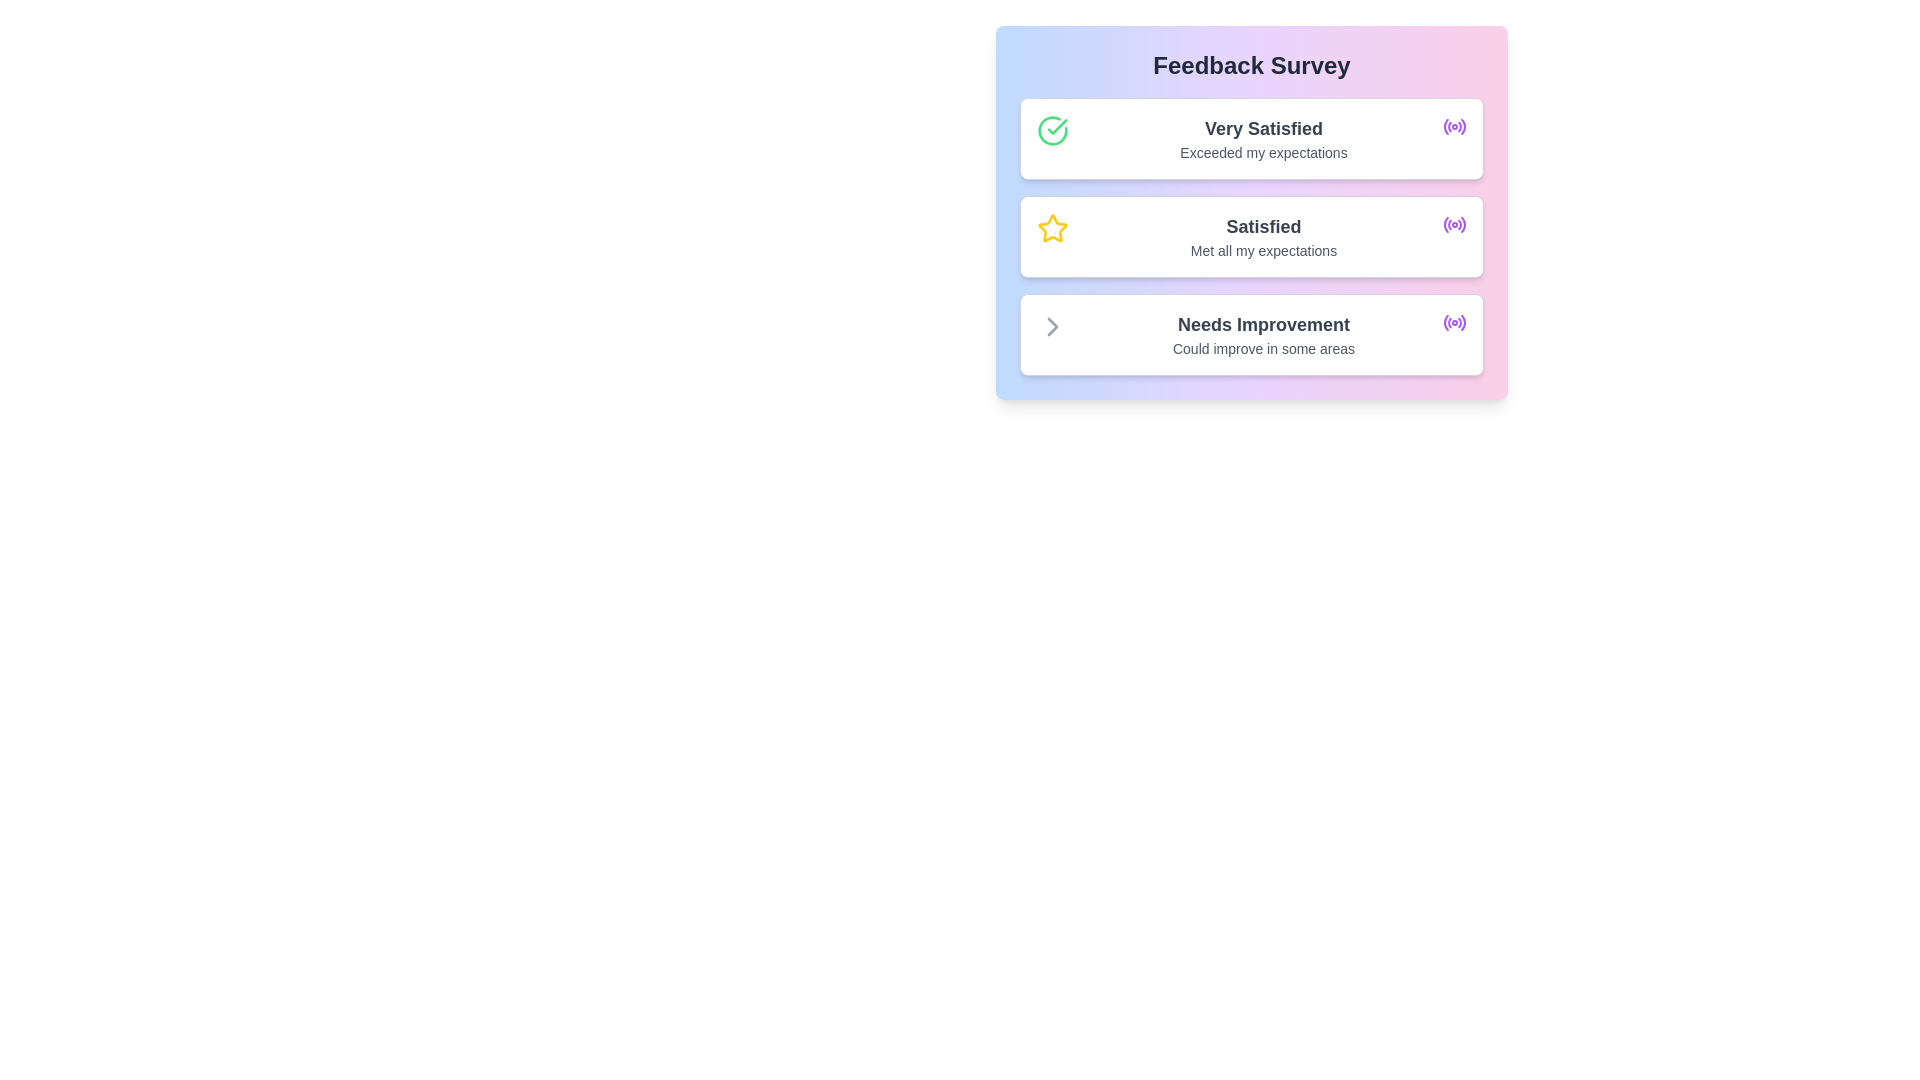 Image resolution: width=1920 pixels, height=1080 pixels. Describe the element at coordinates (1051, 235) in the screenshot. I see `the star icon representing moderate satisfaction located in the 'Satisfied' feedback option card` at that location.